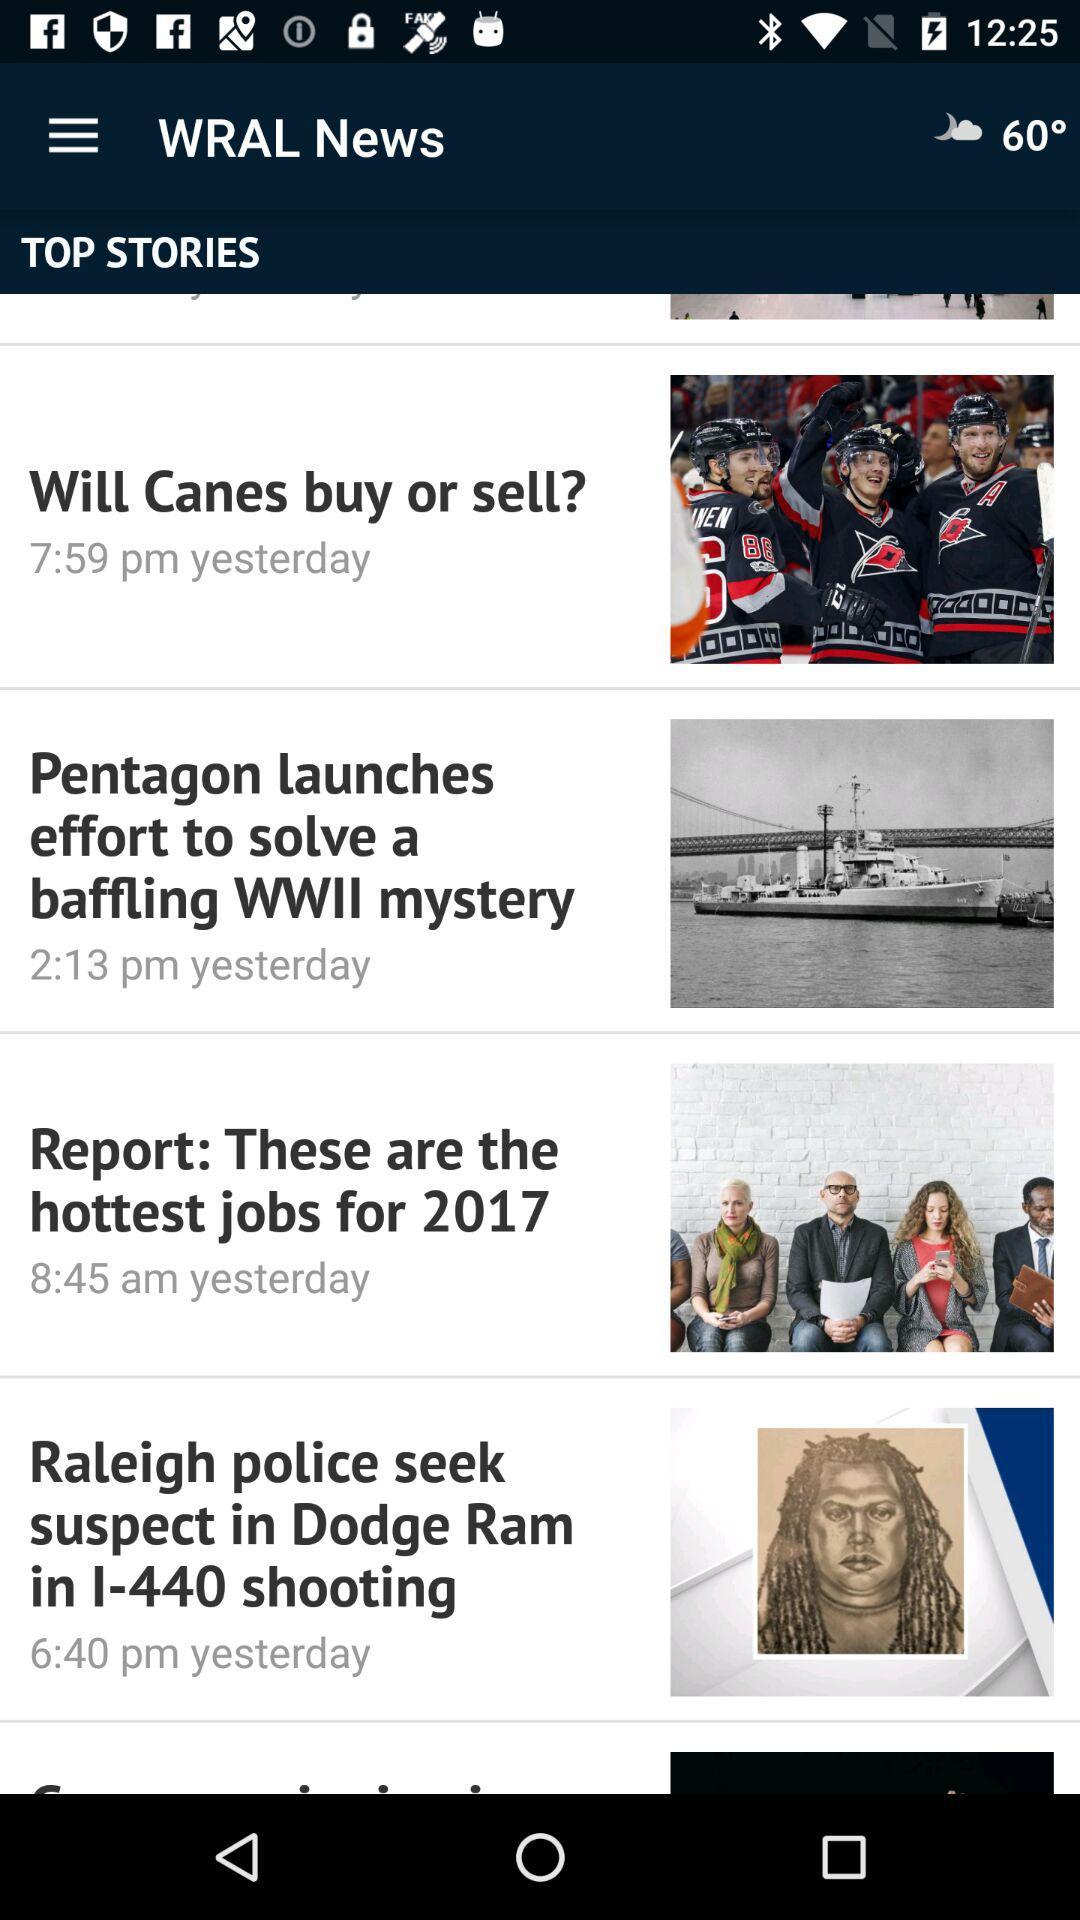 The height and width of the screenshot is (1920, 1080). I want to click on the 8 45 am, so click(321, 1275).